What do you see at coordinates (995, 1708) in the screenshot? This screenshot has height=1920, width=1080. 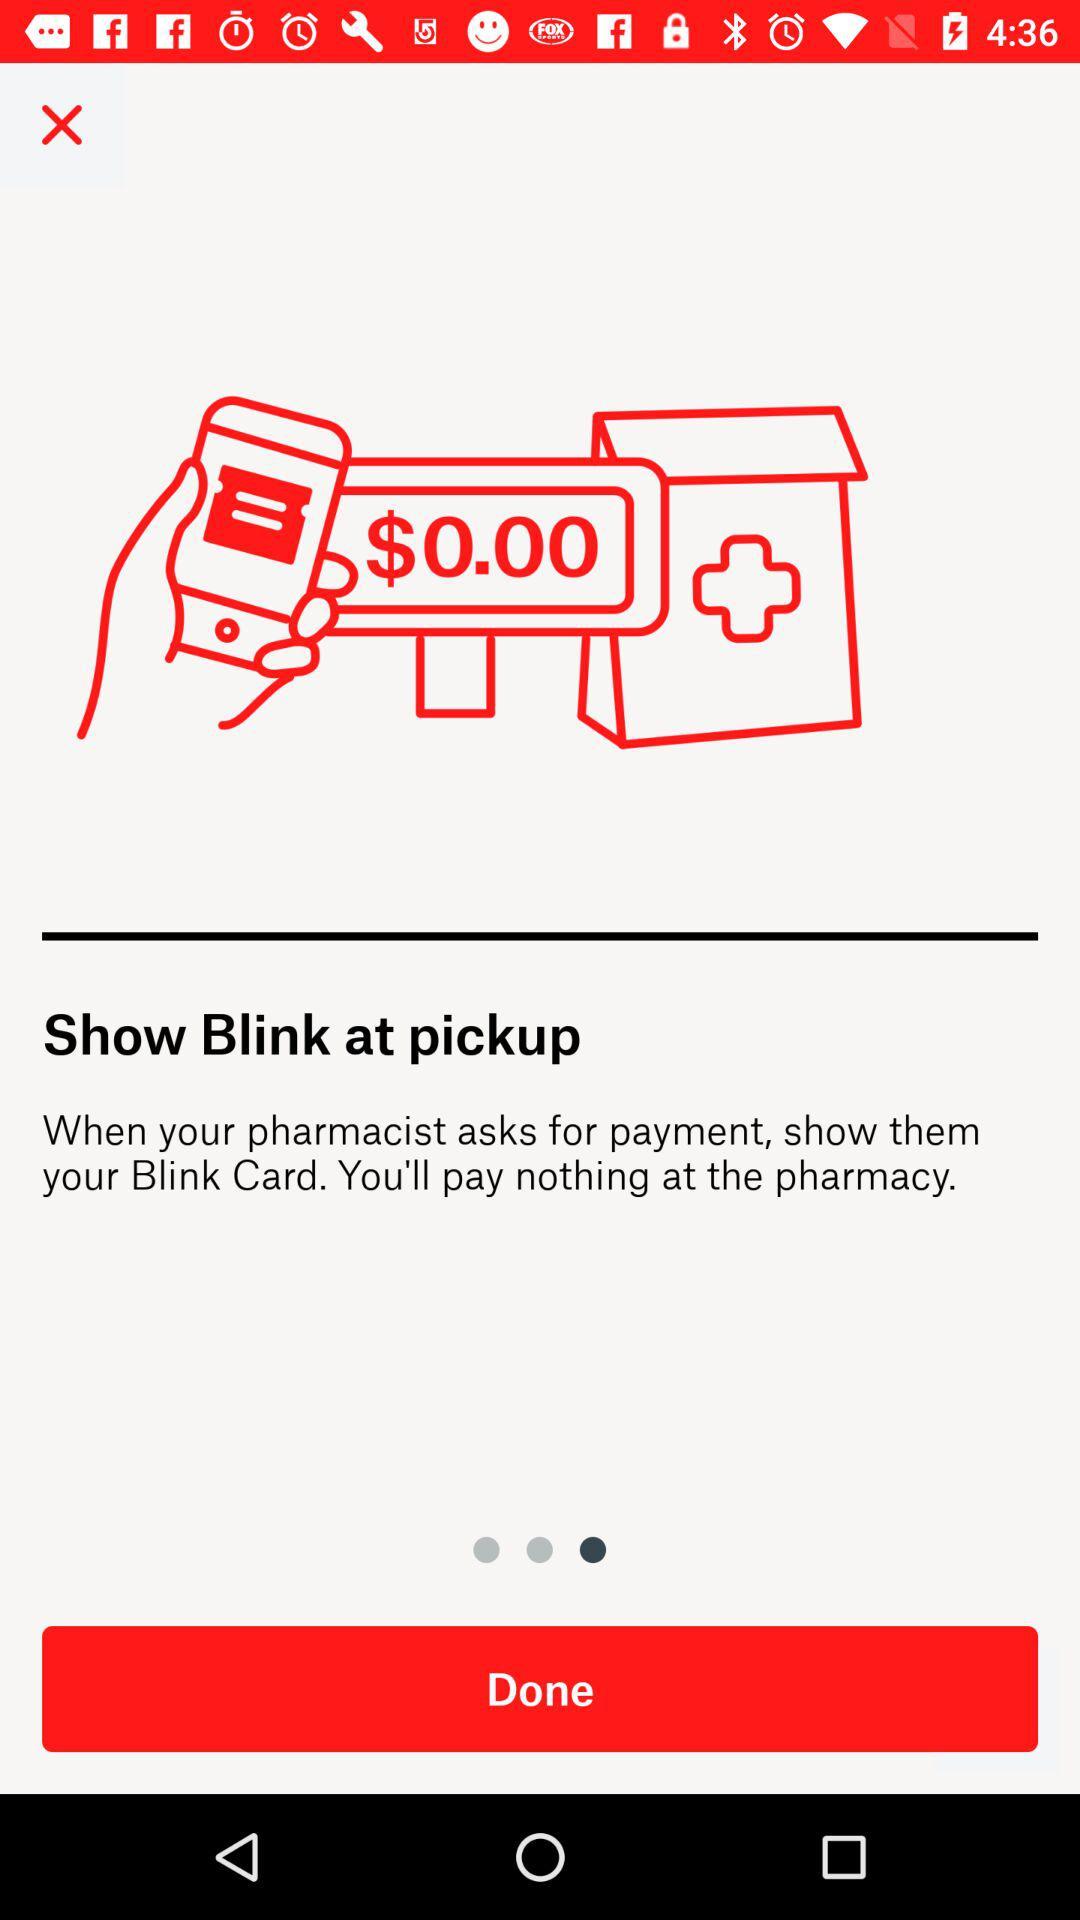 I see `finish slide tutorial` at bounding box center [995, 1708].